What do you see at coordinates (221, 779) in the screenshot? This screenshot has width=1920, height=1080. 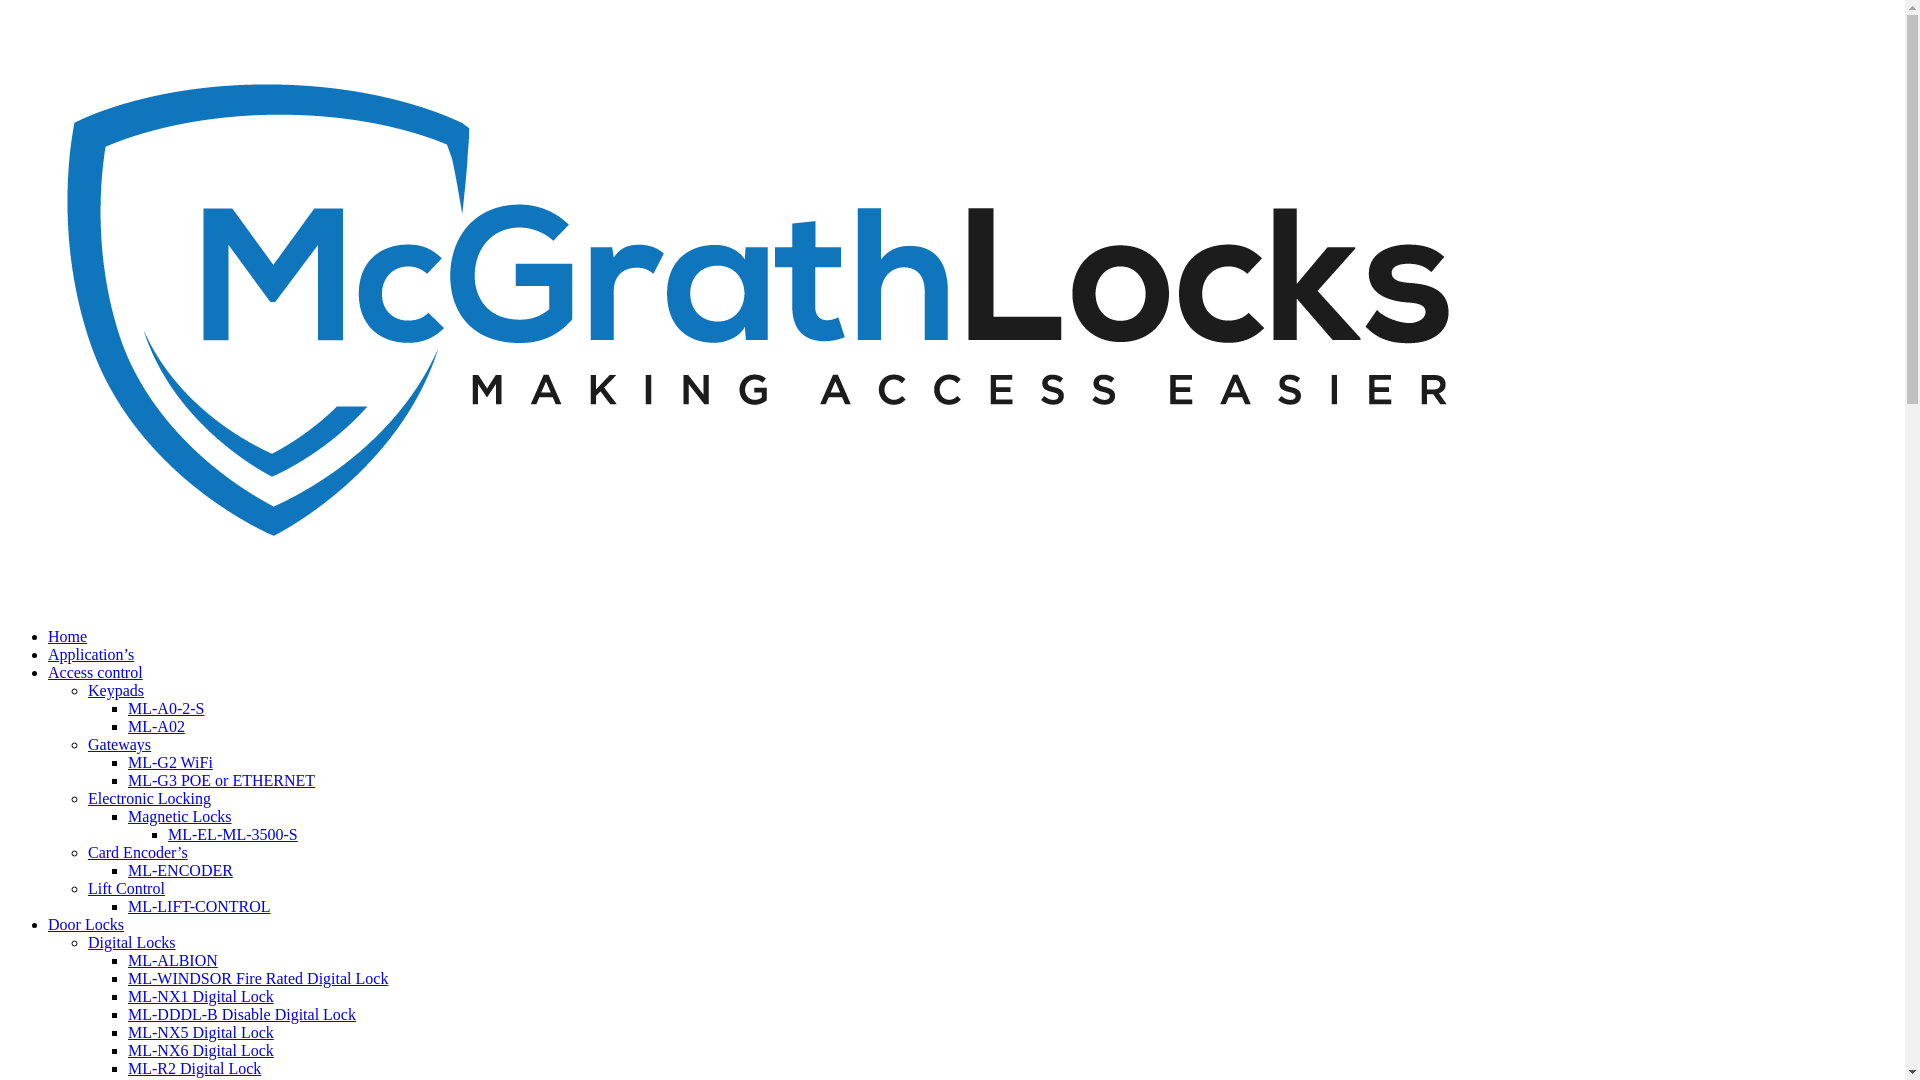 I see `'ML-G3 POE or ETHERNET'` at bounding box center [221, 779].